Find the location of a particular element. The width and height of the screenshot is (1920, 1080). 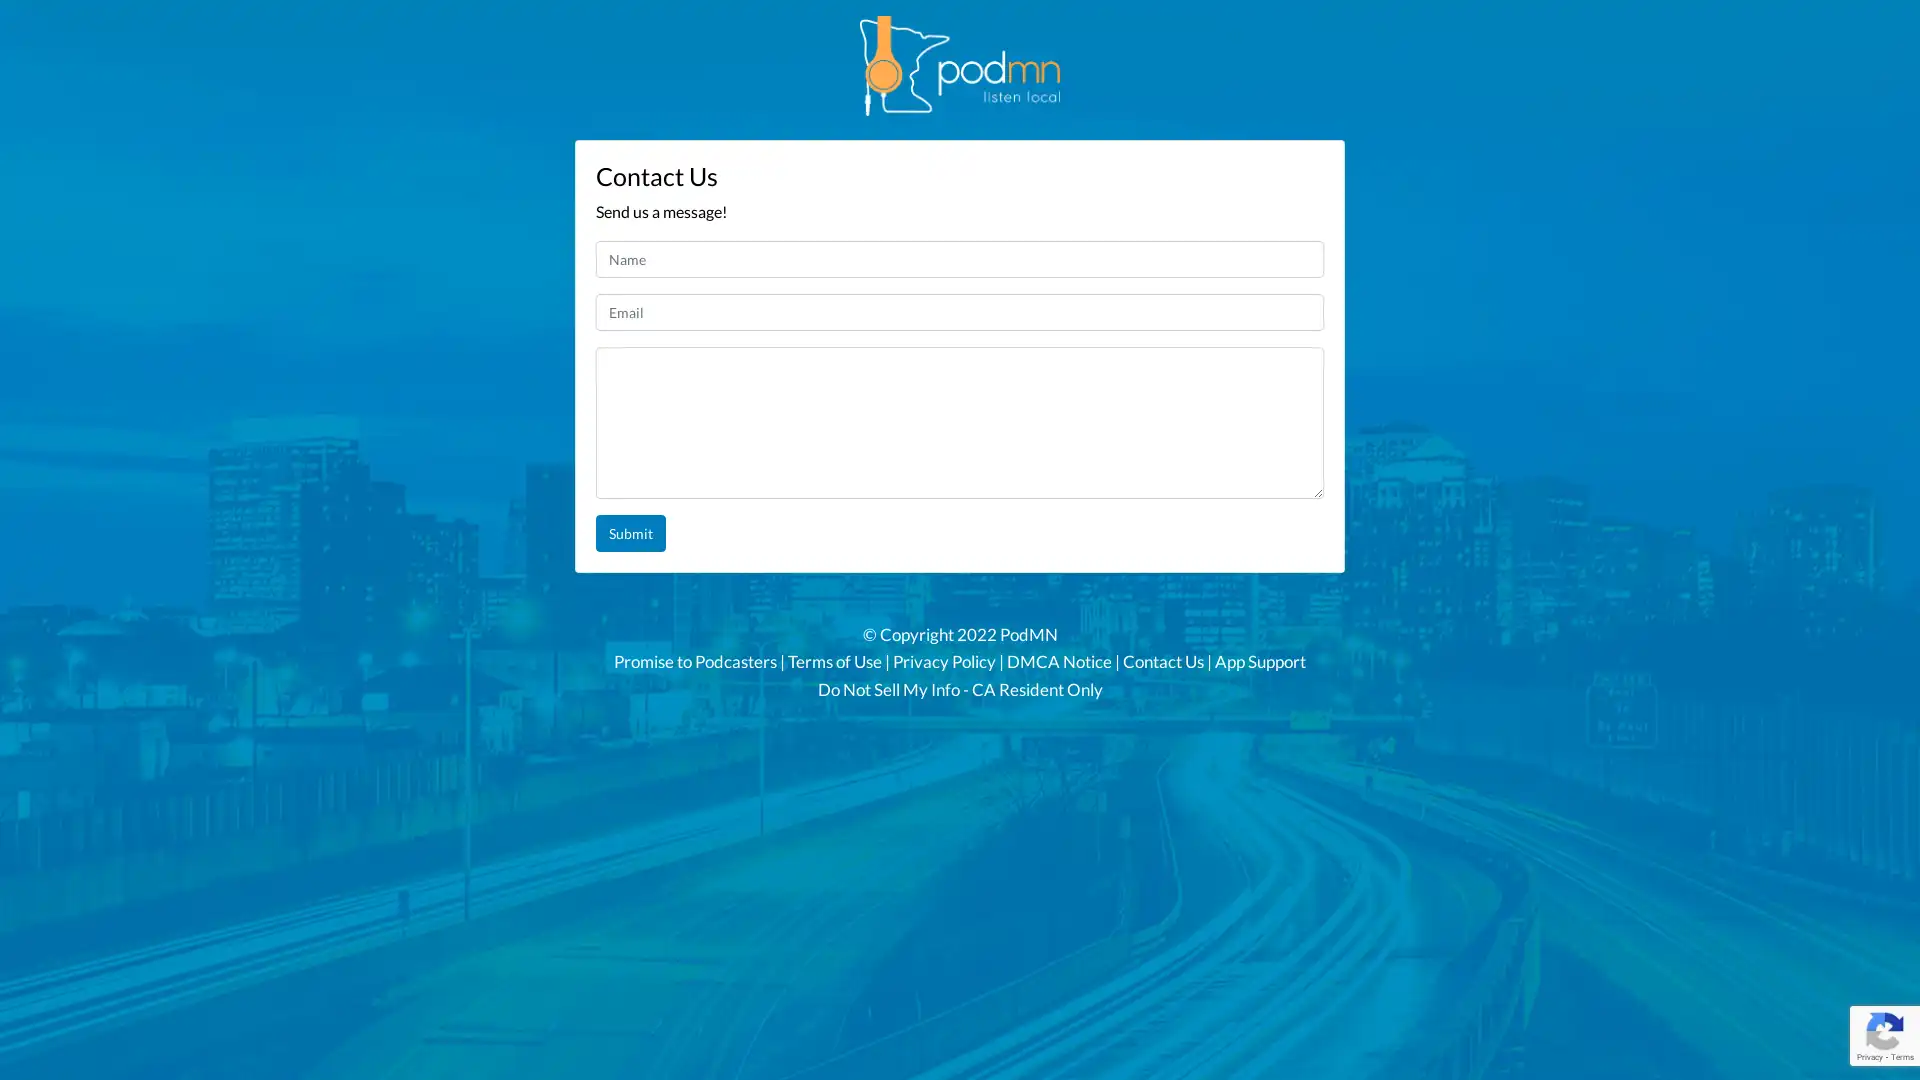

Submit is located at coordinates (629, 532).